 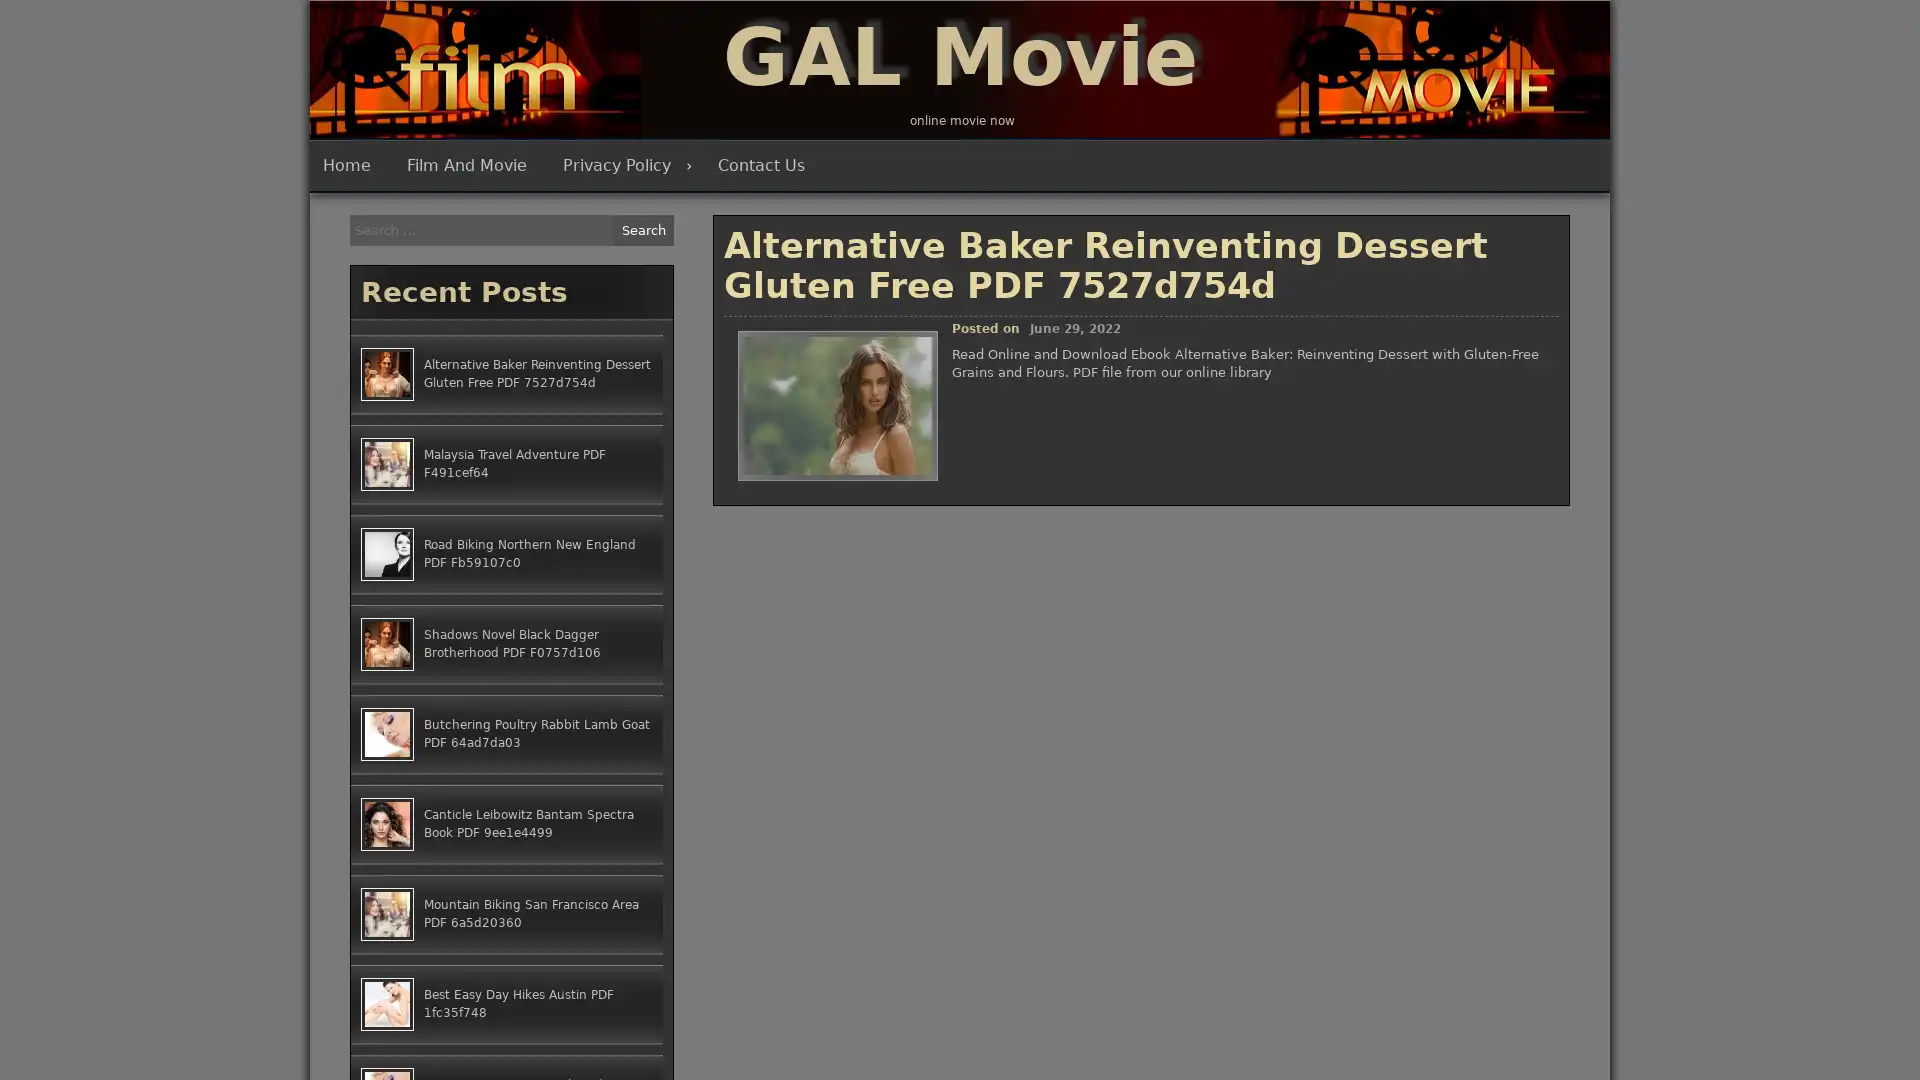 I want to click on Search, so click(x=643, y=229).